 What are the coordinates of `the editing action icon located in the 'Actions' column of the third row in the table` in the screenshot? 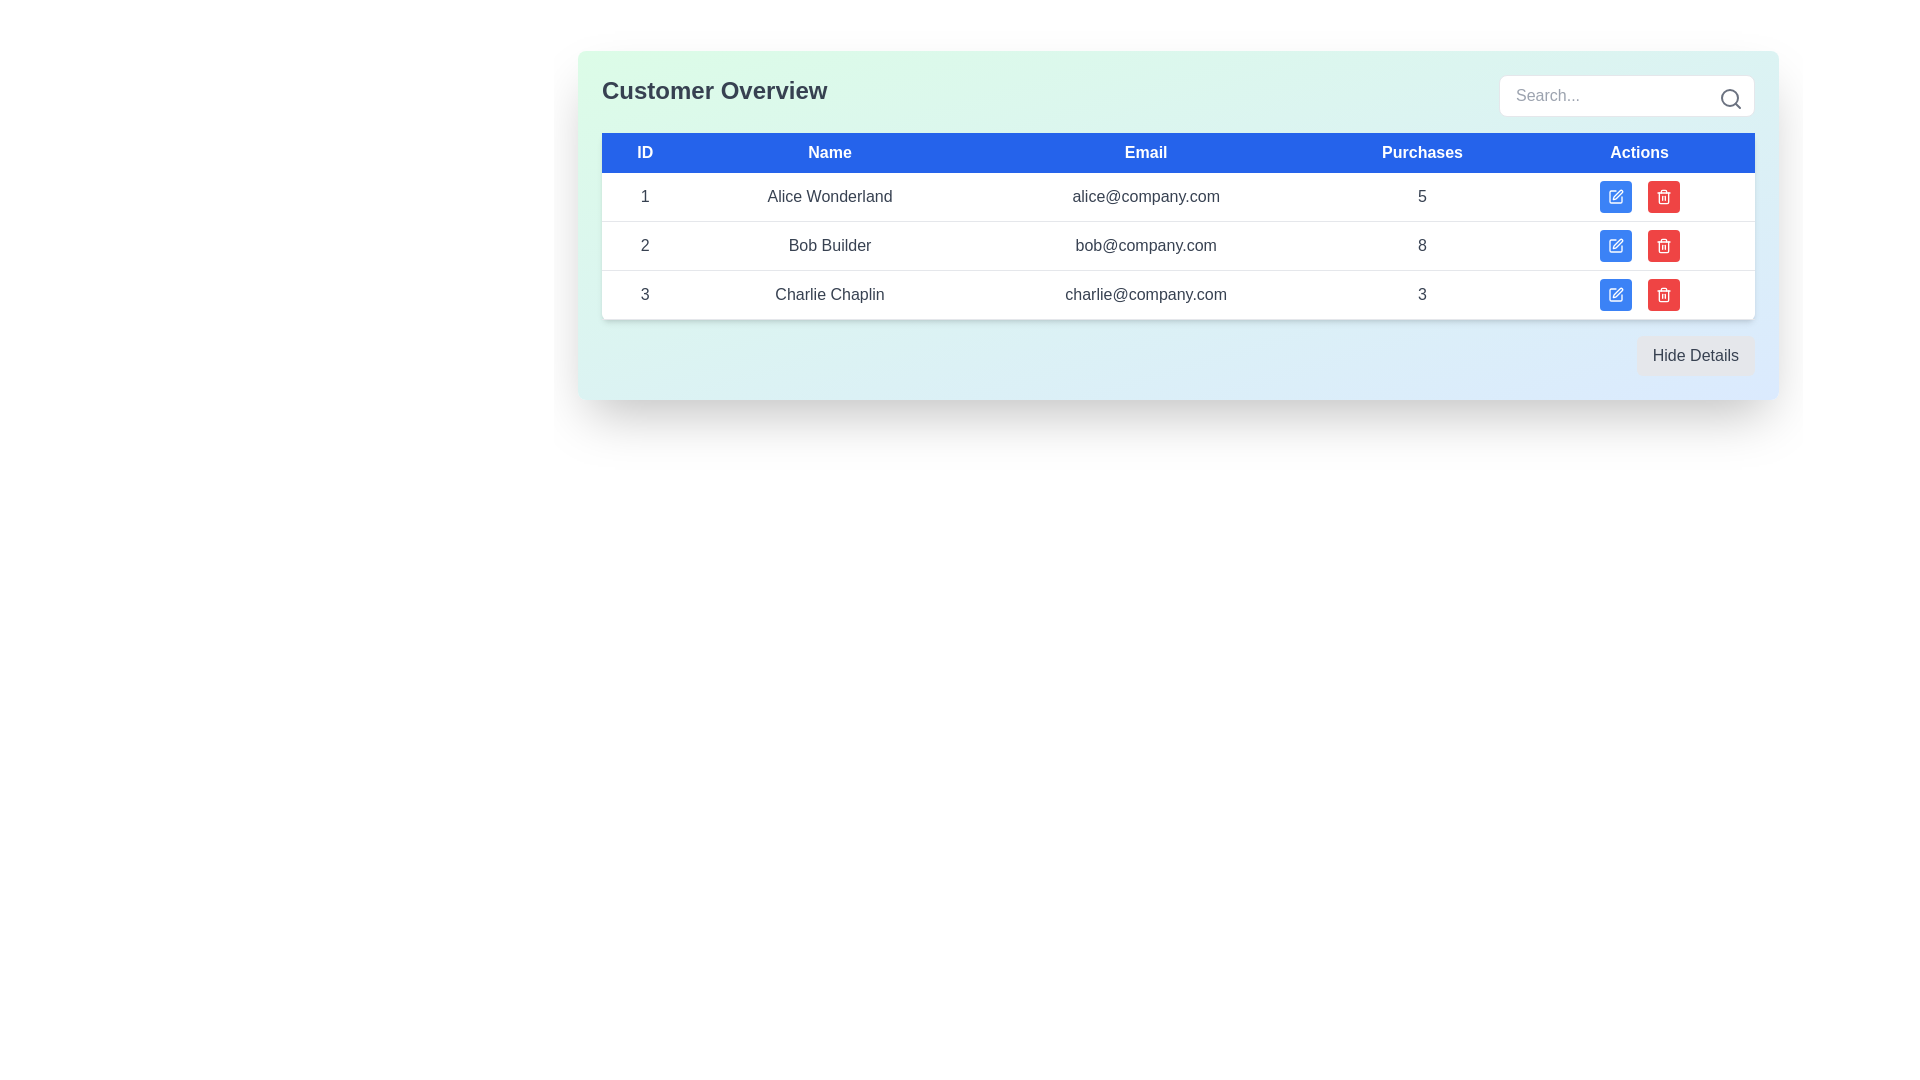 It's located at (1617, 293).